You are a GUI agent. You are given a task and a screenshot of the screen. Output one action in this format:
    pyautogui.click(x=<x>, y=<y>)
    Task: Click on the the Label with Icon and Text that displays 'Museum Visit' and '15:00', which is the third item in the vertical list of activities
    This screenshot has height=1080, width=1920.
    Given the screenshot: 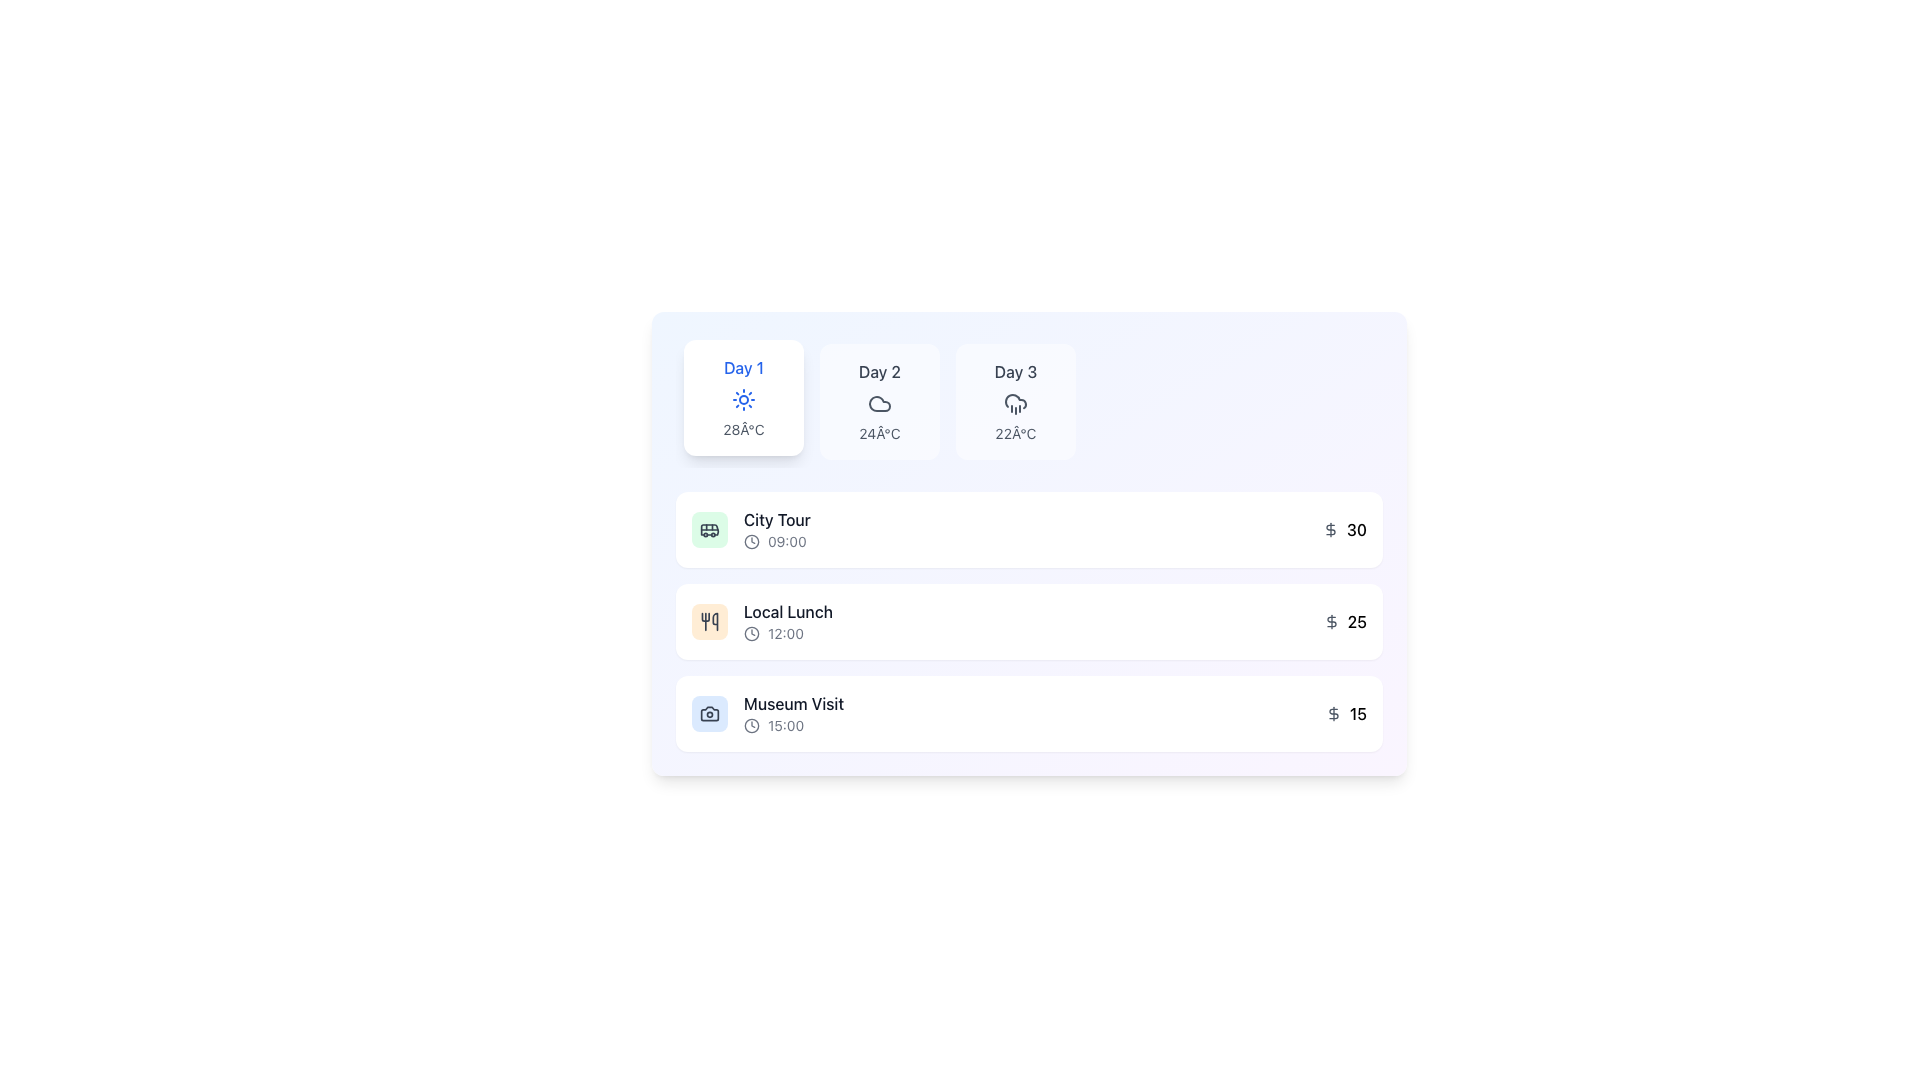 What is the action you would take?
    pyautogui.click(x=793, y=712)
    